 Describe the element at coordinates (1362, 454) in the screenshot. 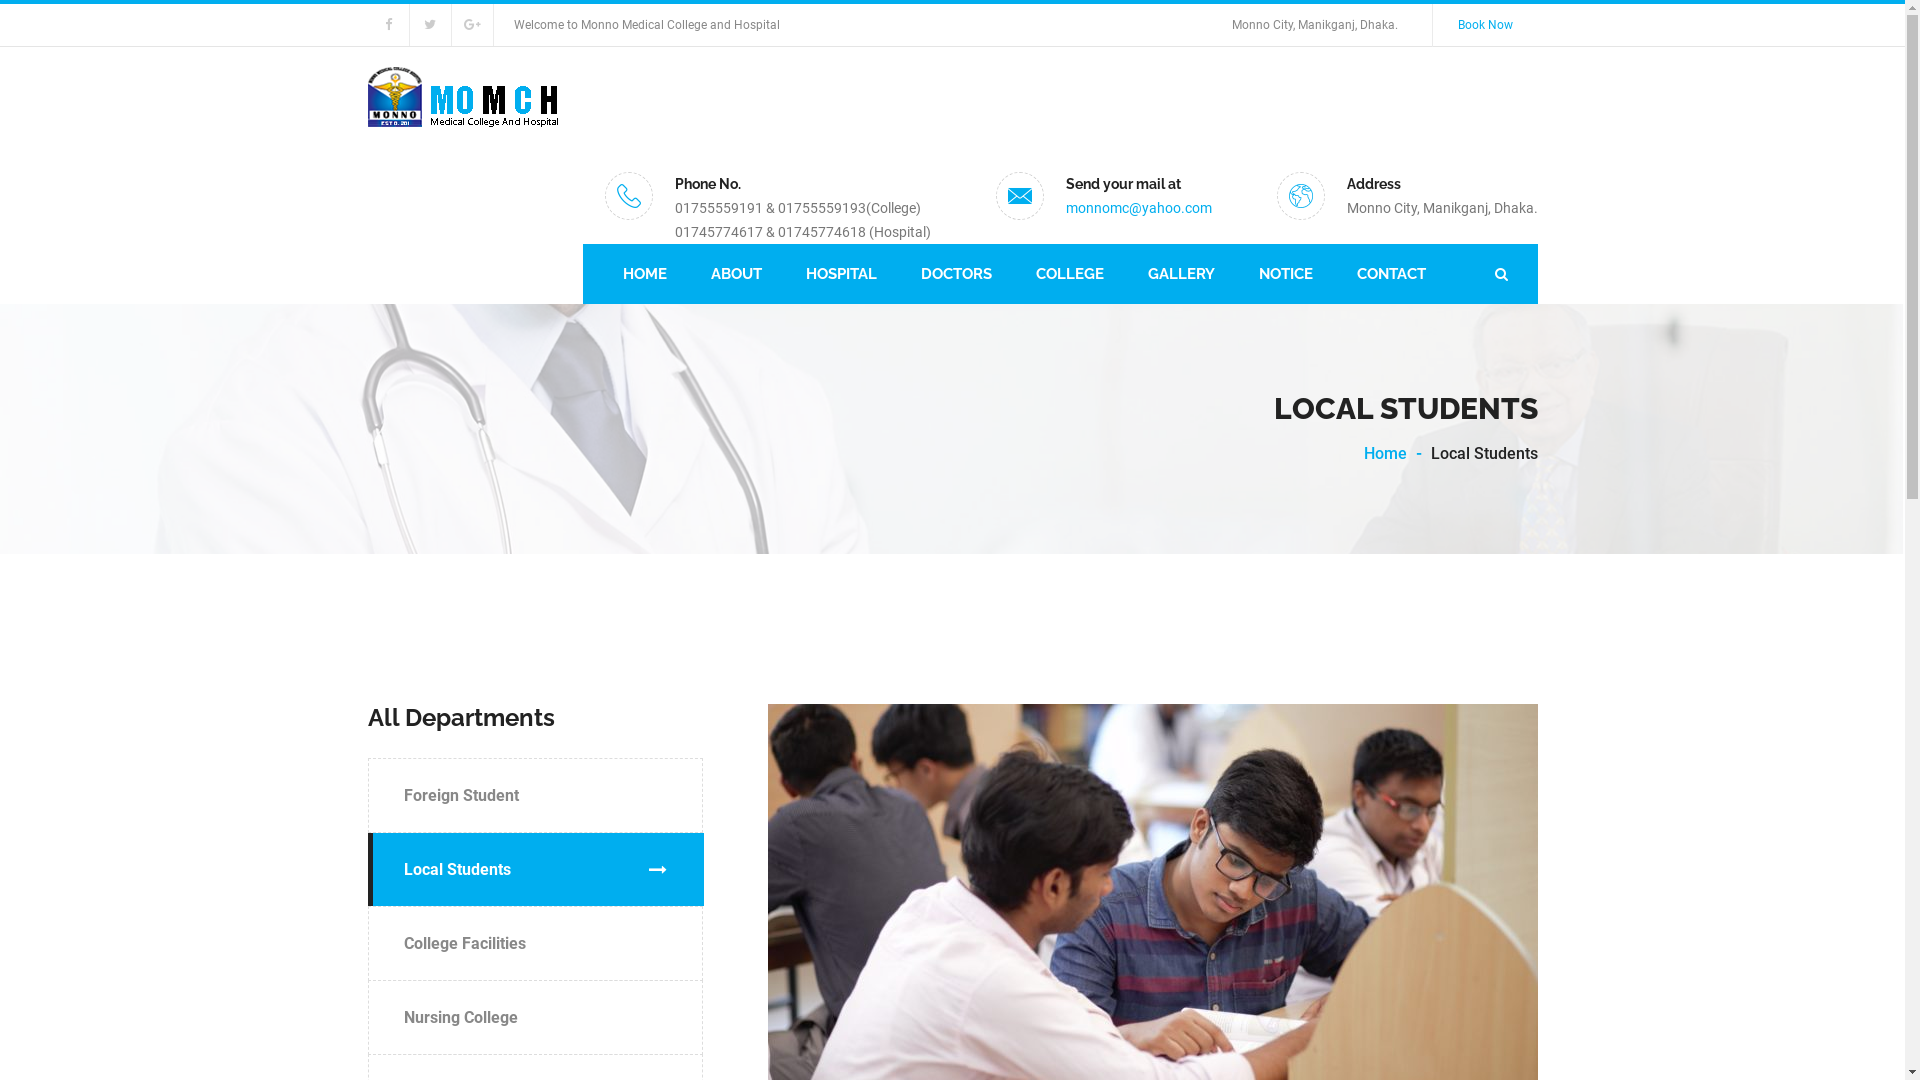

I see `'Home'` at that location.